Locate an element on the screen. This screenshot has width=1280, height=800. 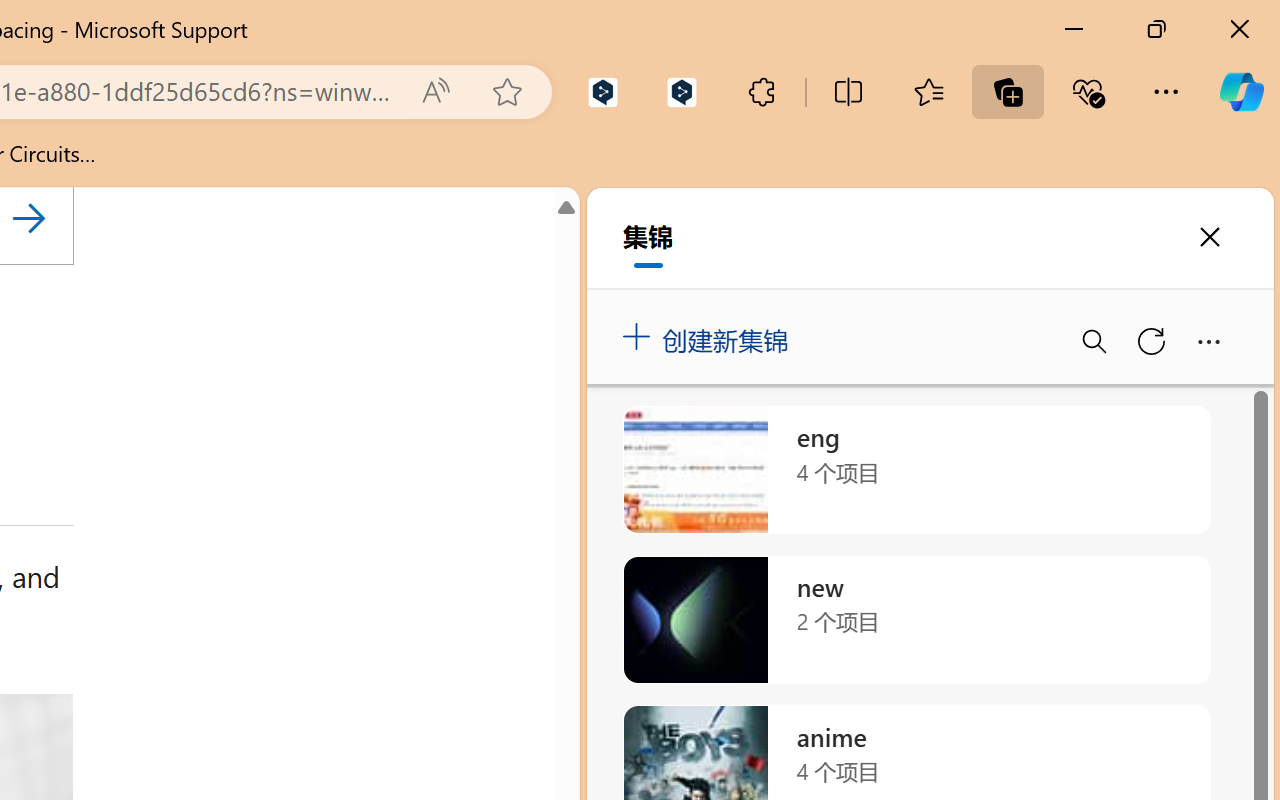
'Copilot (Ctrl+Shift+.)' is located at coordinates (1240, 91).